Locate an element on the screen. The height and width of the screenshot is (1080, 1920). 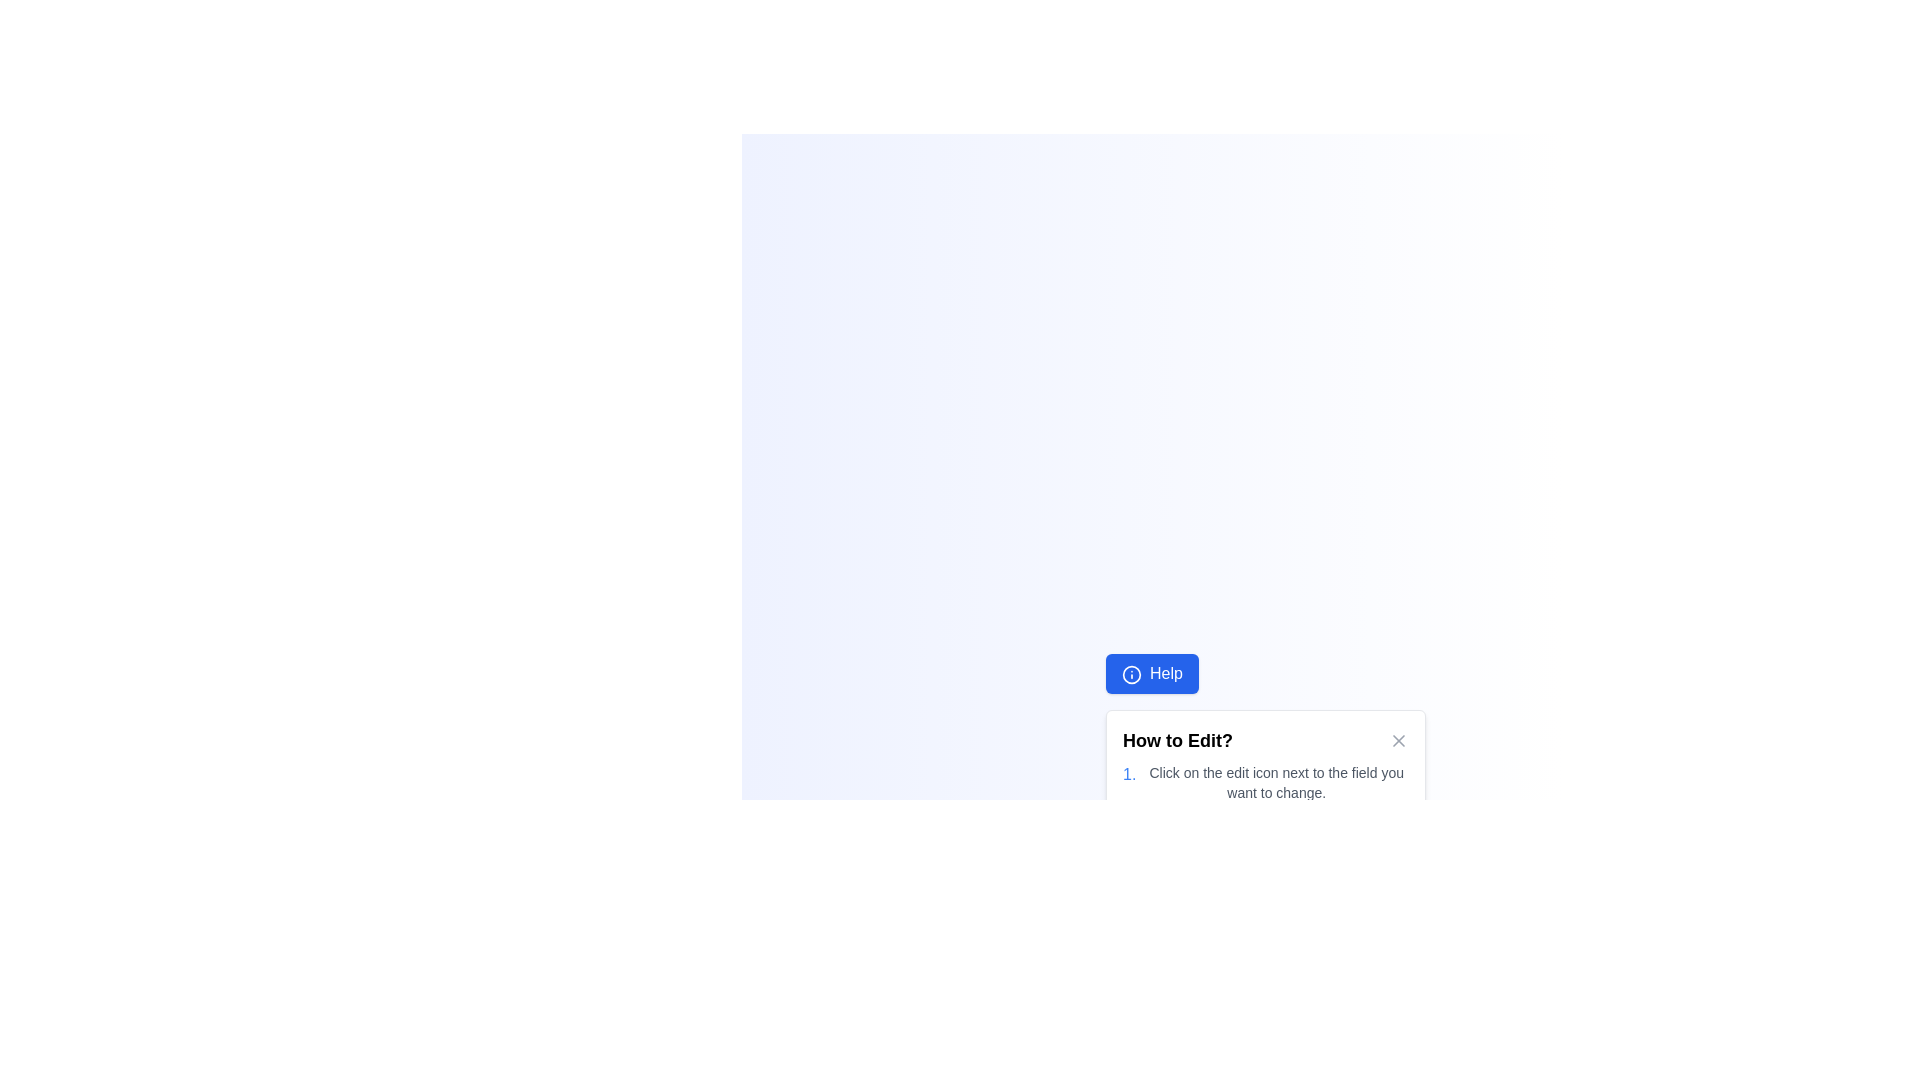
the button containing the graphic representation within the SVG icon located in the bottom-right portion of the UI layout is located at coordinates (1132, 674).